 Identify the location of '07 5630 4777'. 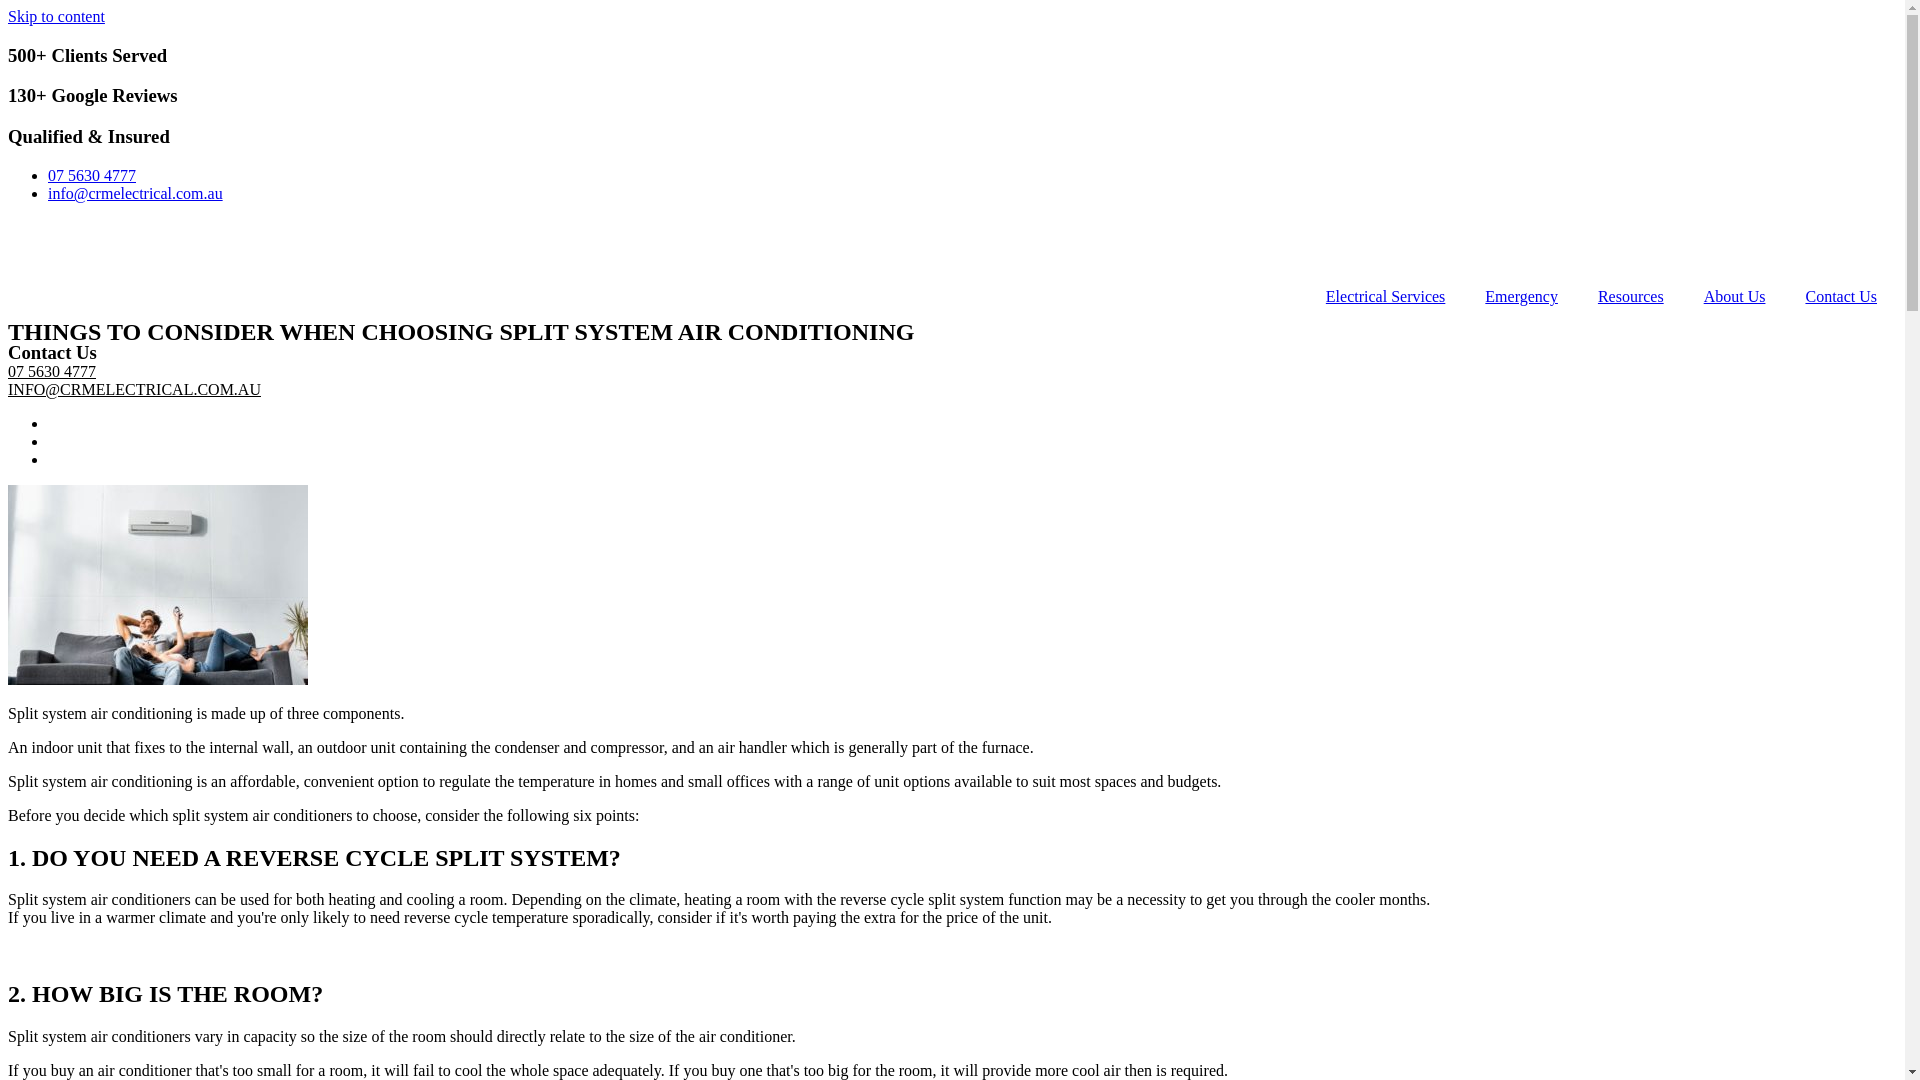
(52, 371).